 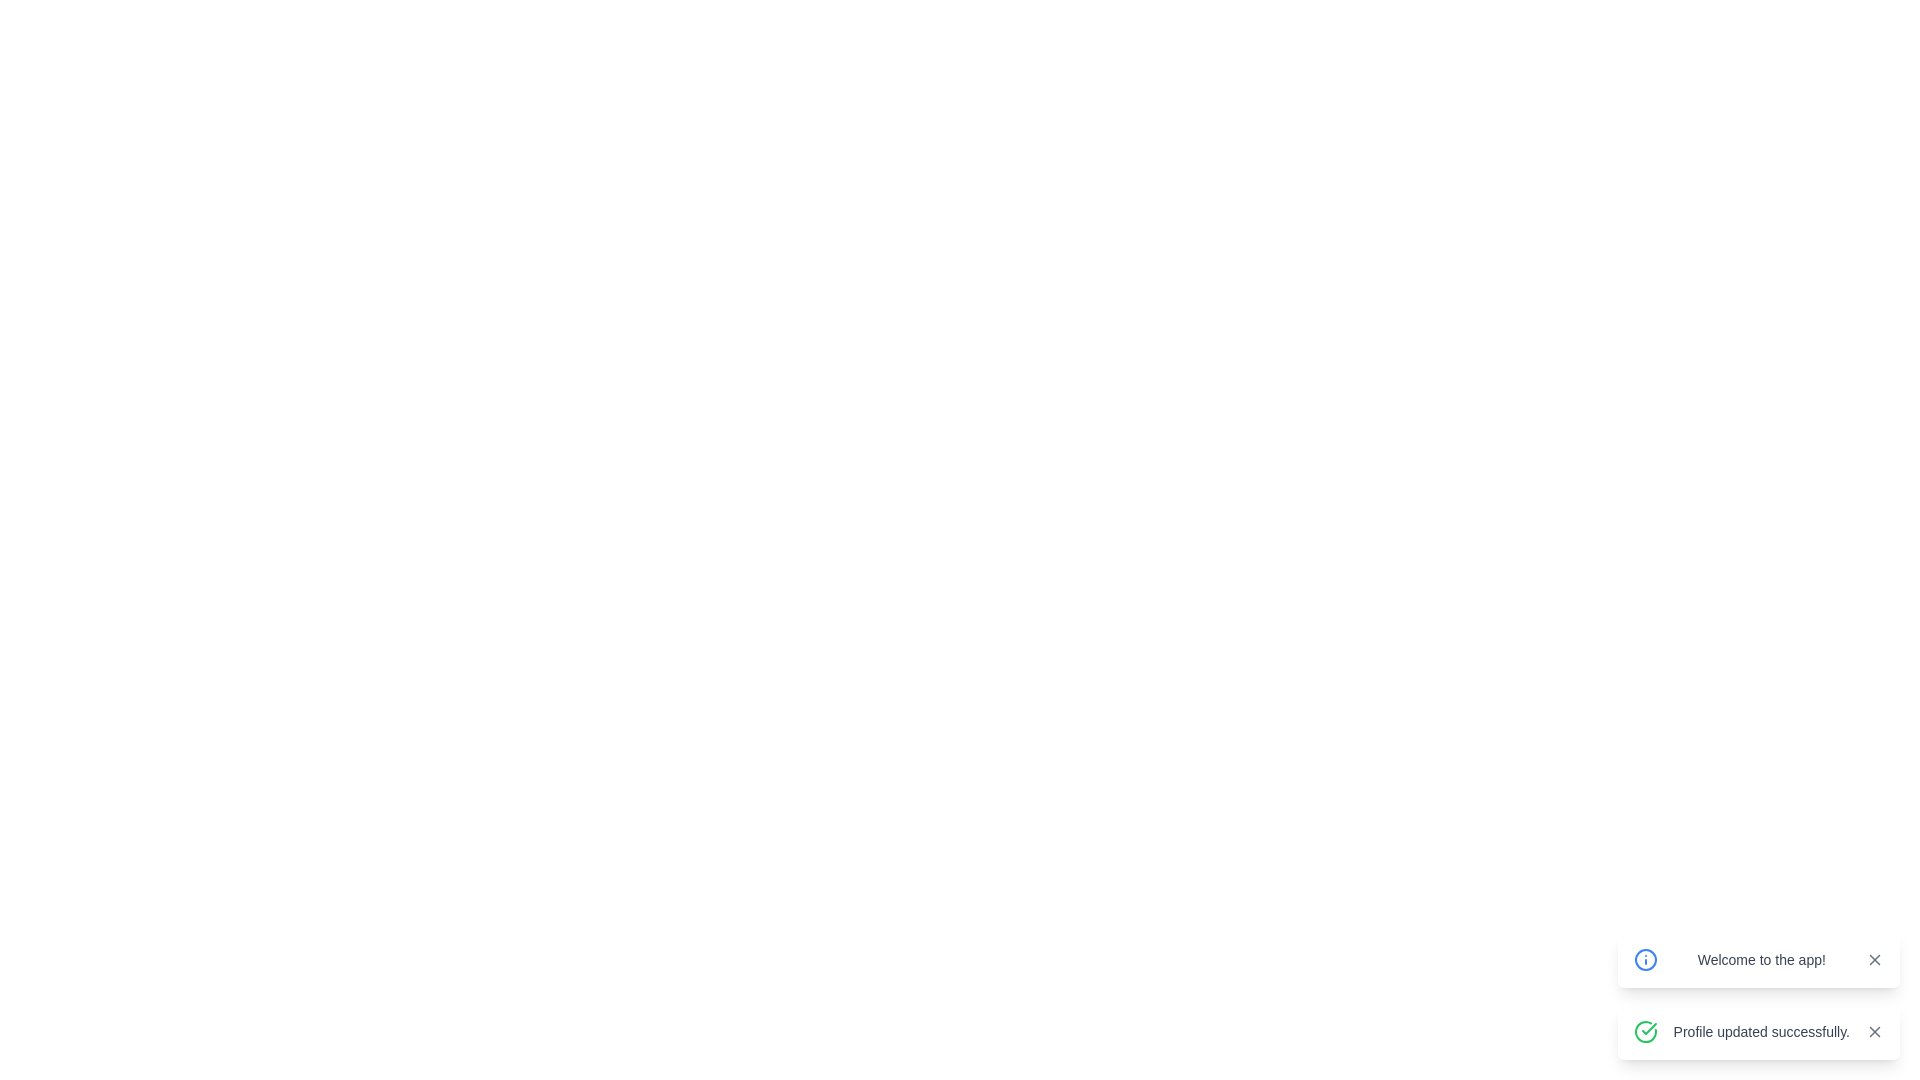 I want to click on the close button located at the top-right corner of the notification card that contains the message 'Profile updated successfully.', so click(x=1874, y=1032).